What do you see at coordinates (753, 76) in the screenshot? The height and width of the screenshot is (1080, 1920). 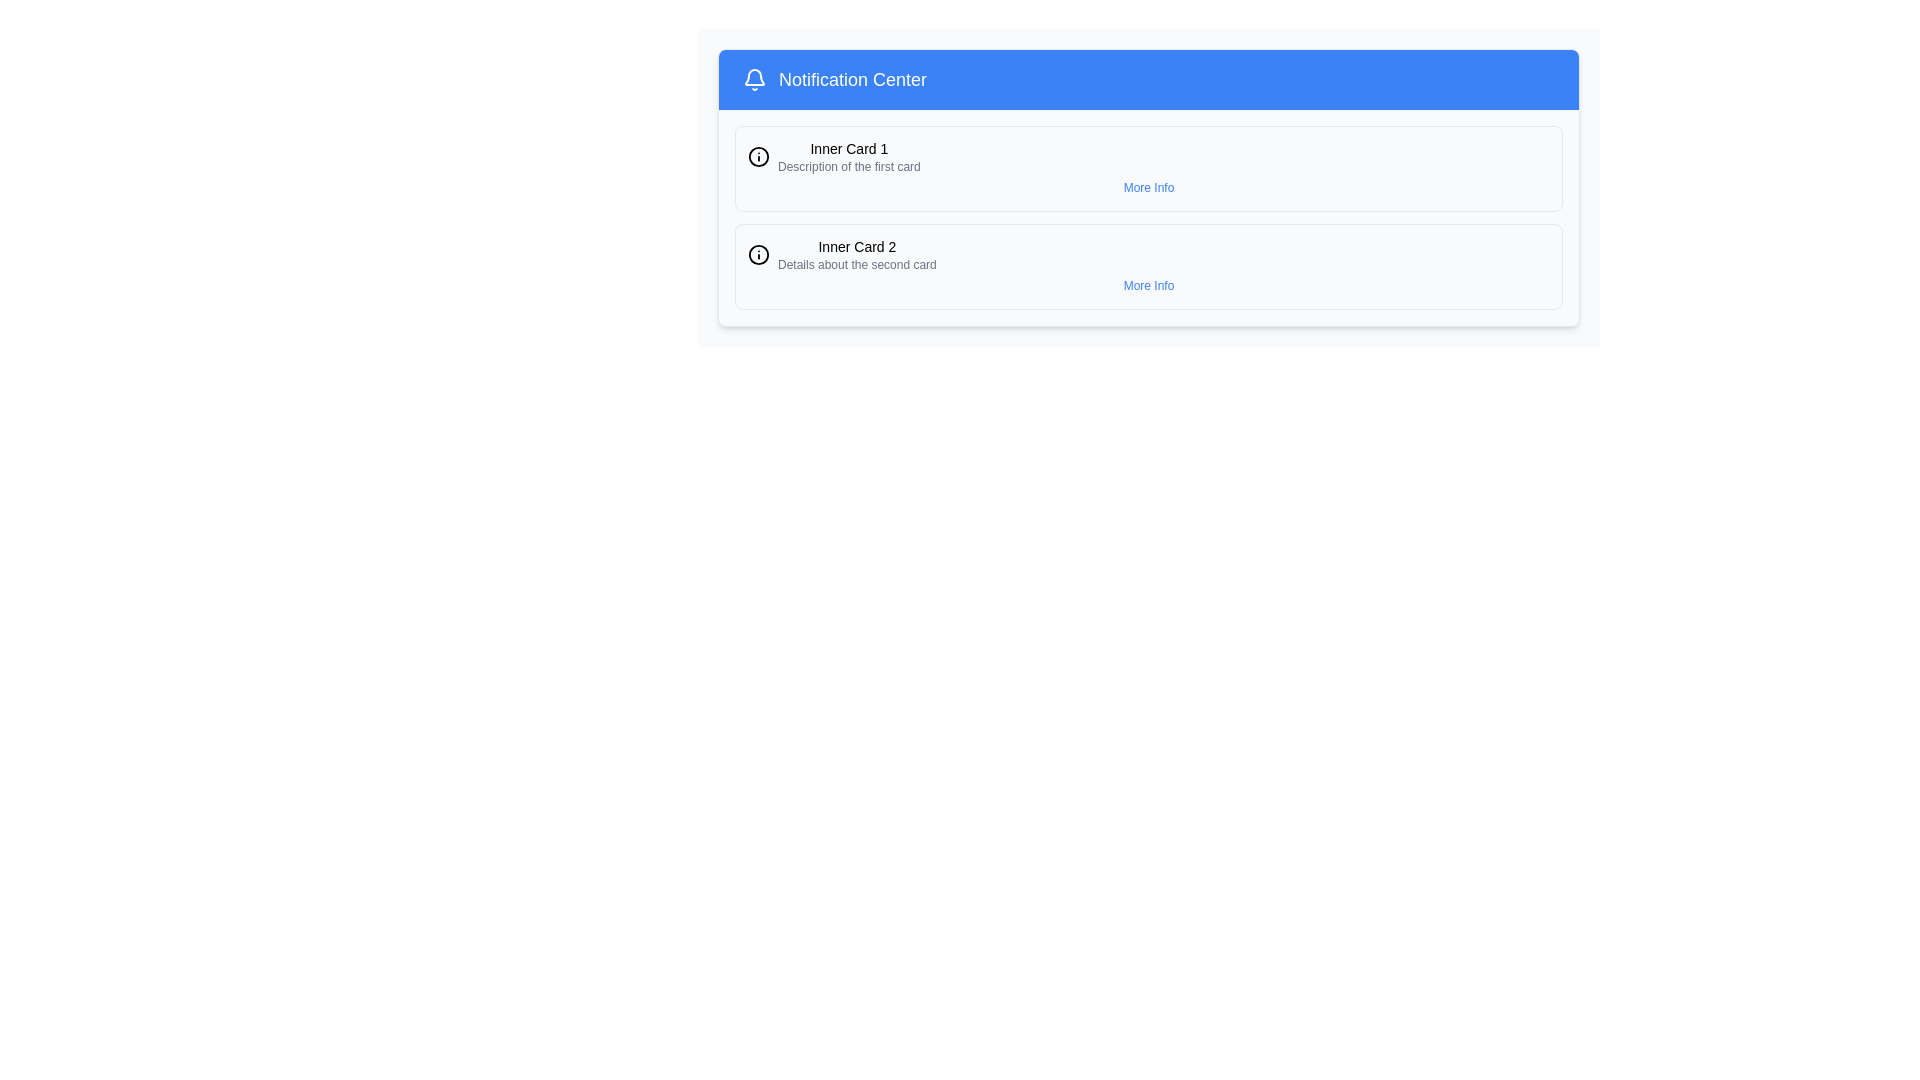 I see `the bell icon in the notification interface, located to the left of the 'Notification Center' text in the header section` at bounding box center [753, 76].